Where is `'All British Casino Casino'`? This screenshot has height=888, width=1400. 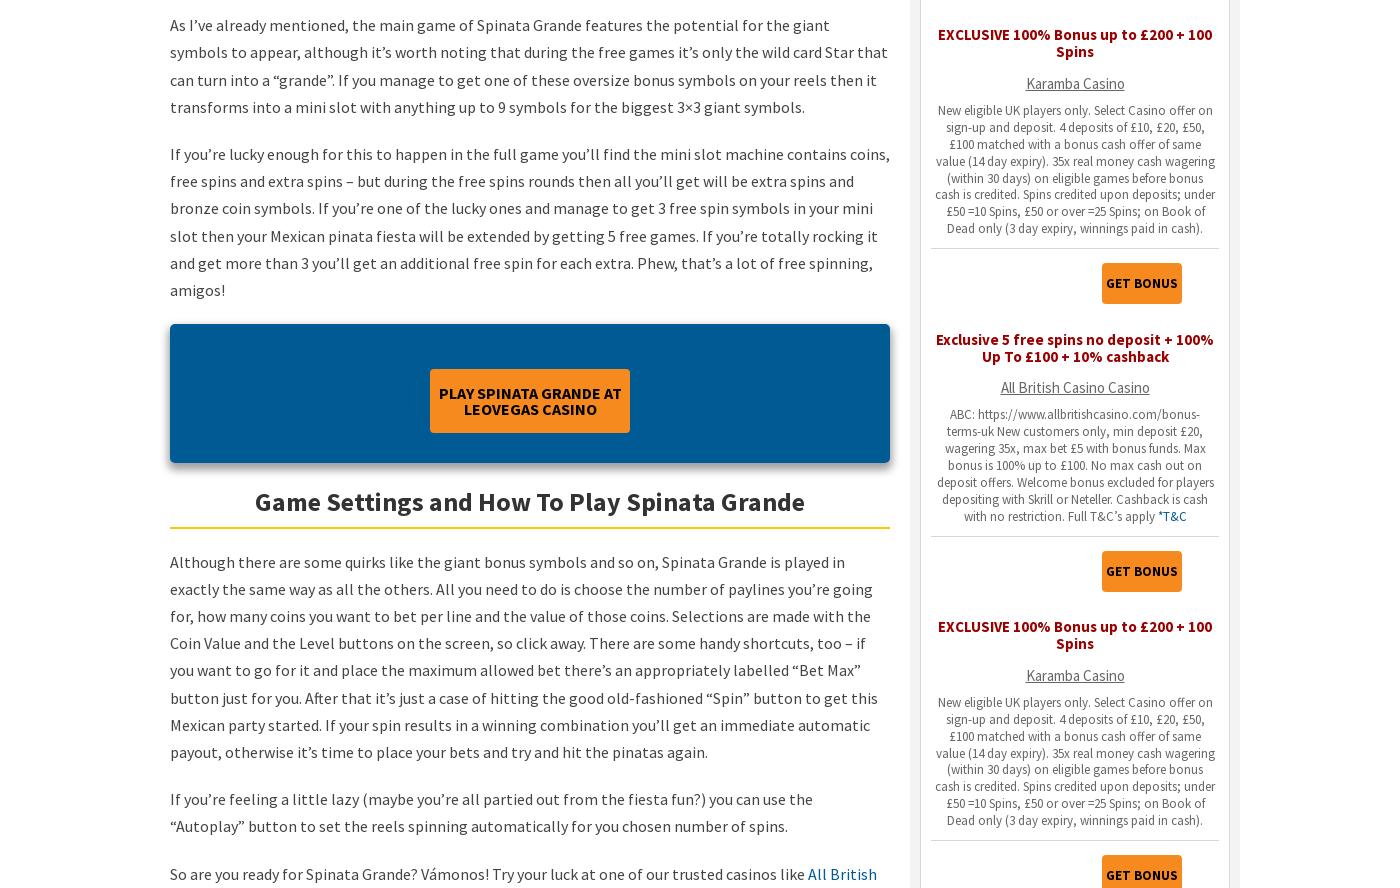
'All British Casino Casino' is located at coordinates (1074, 387).